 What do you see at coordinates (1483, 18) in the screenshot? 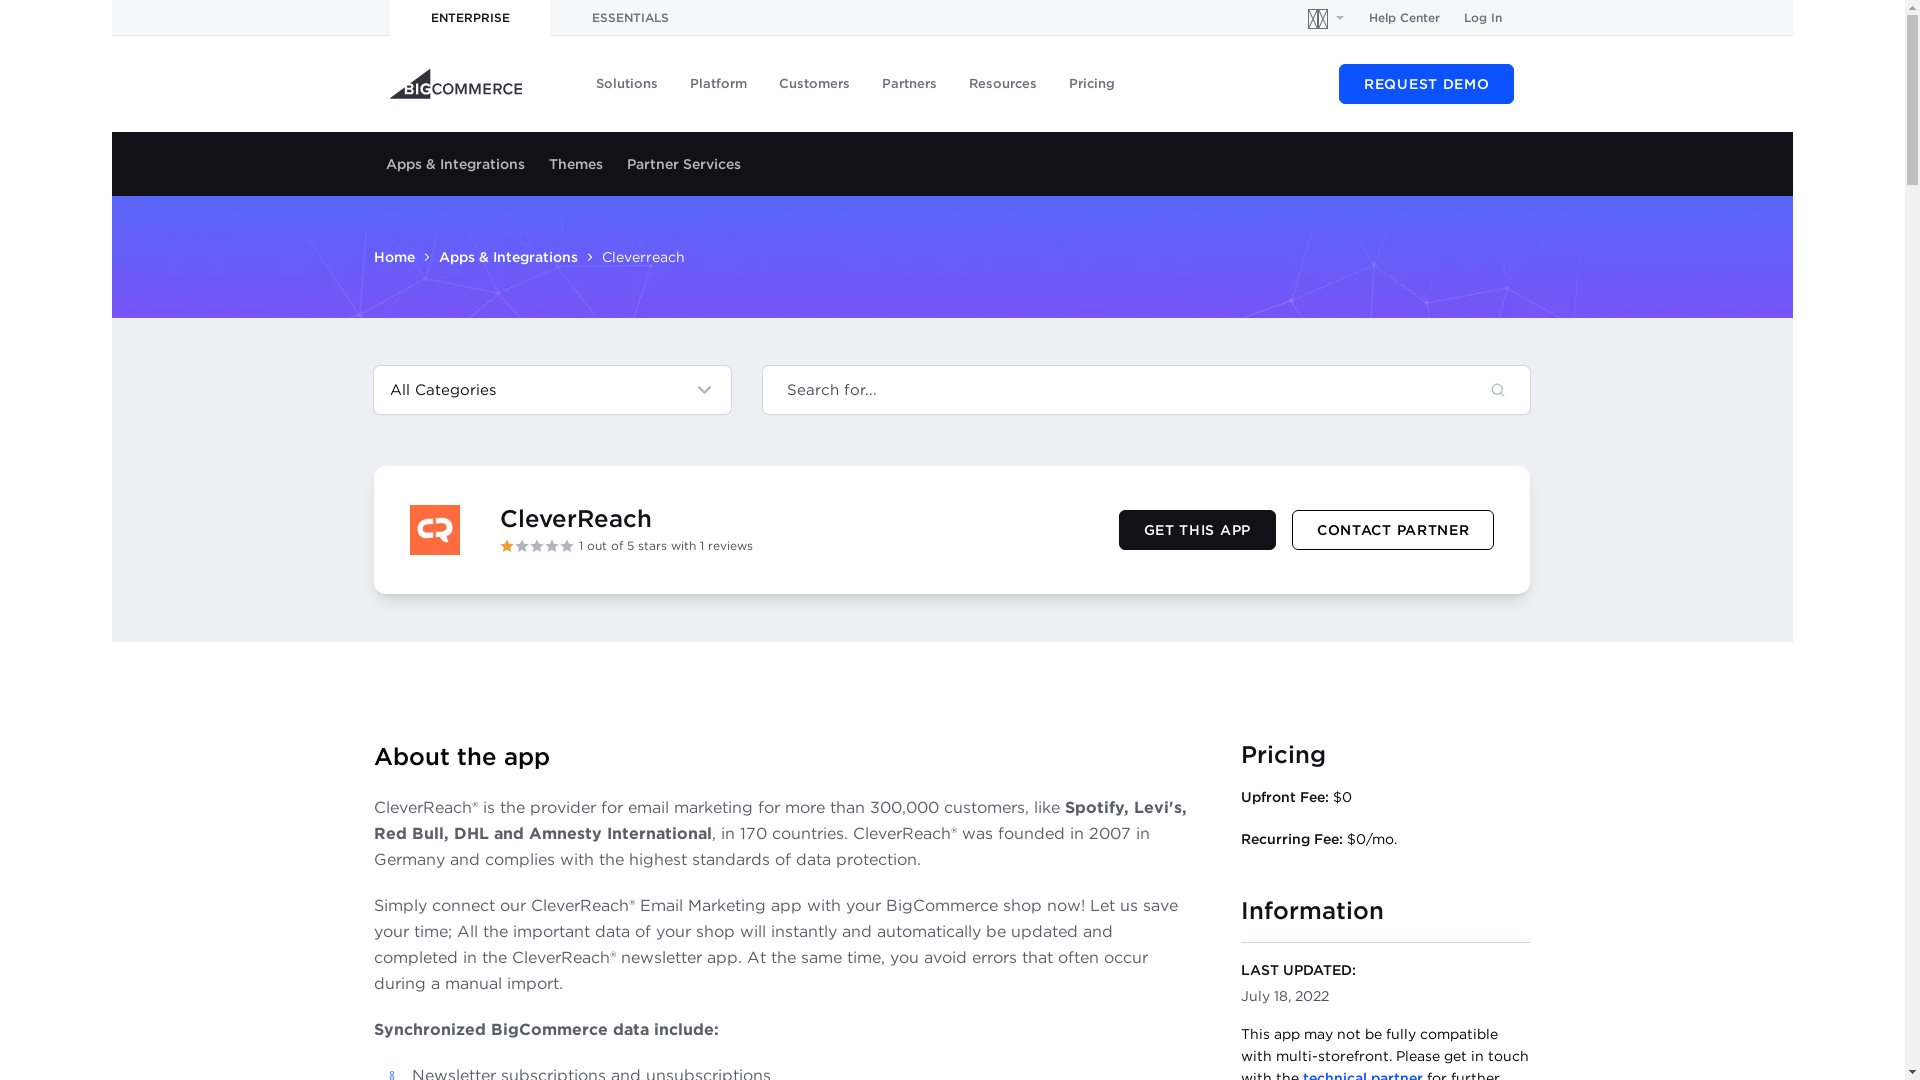
I see `'Log In'` at bounding box center [1483, 18].